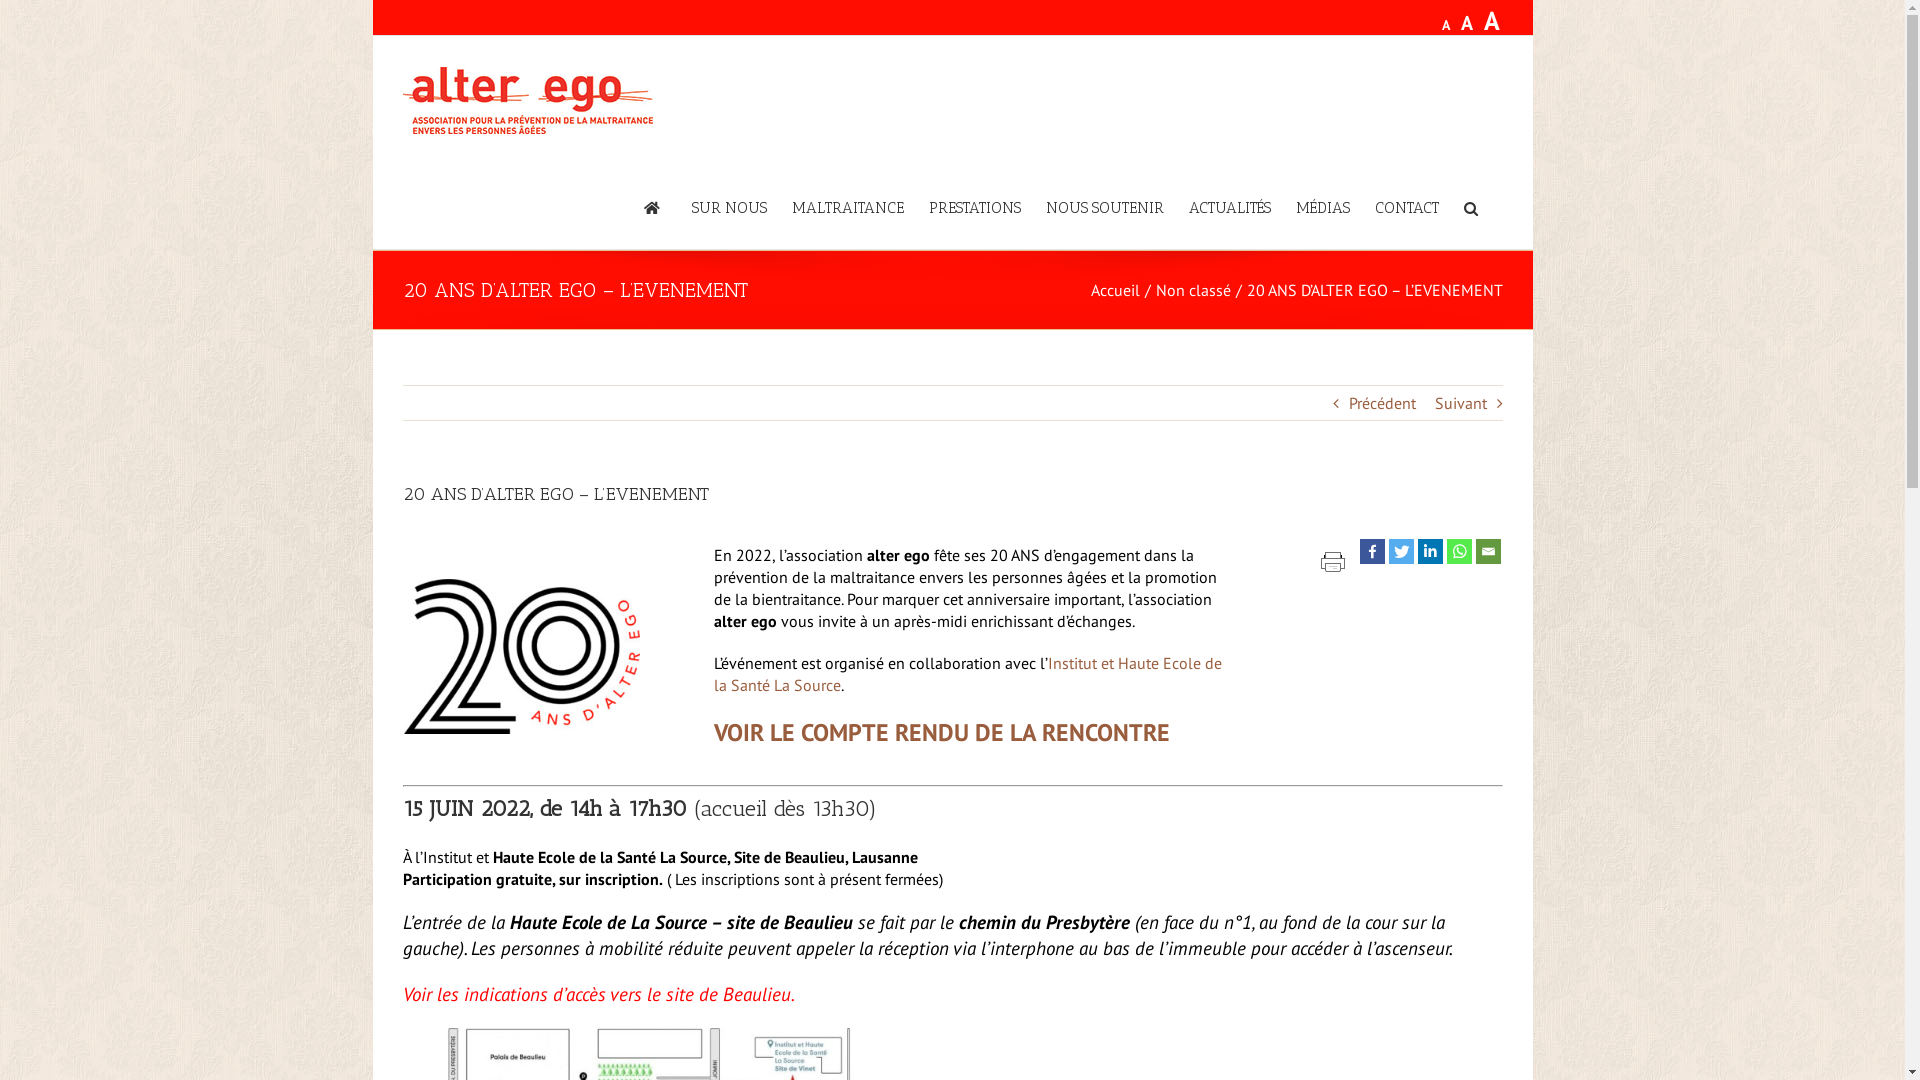 This screenshot has width=1920, height=1080. What do you see at coordinates (1371, 551) in the screenshot?
I see `'Facebook'` at bounding box center [1371, 551].